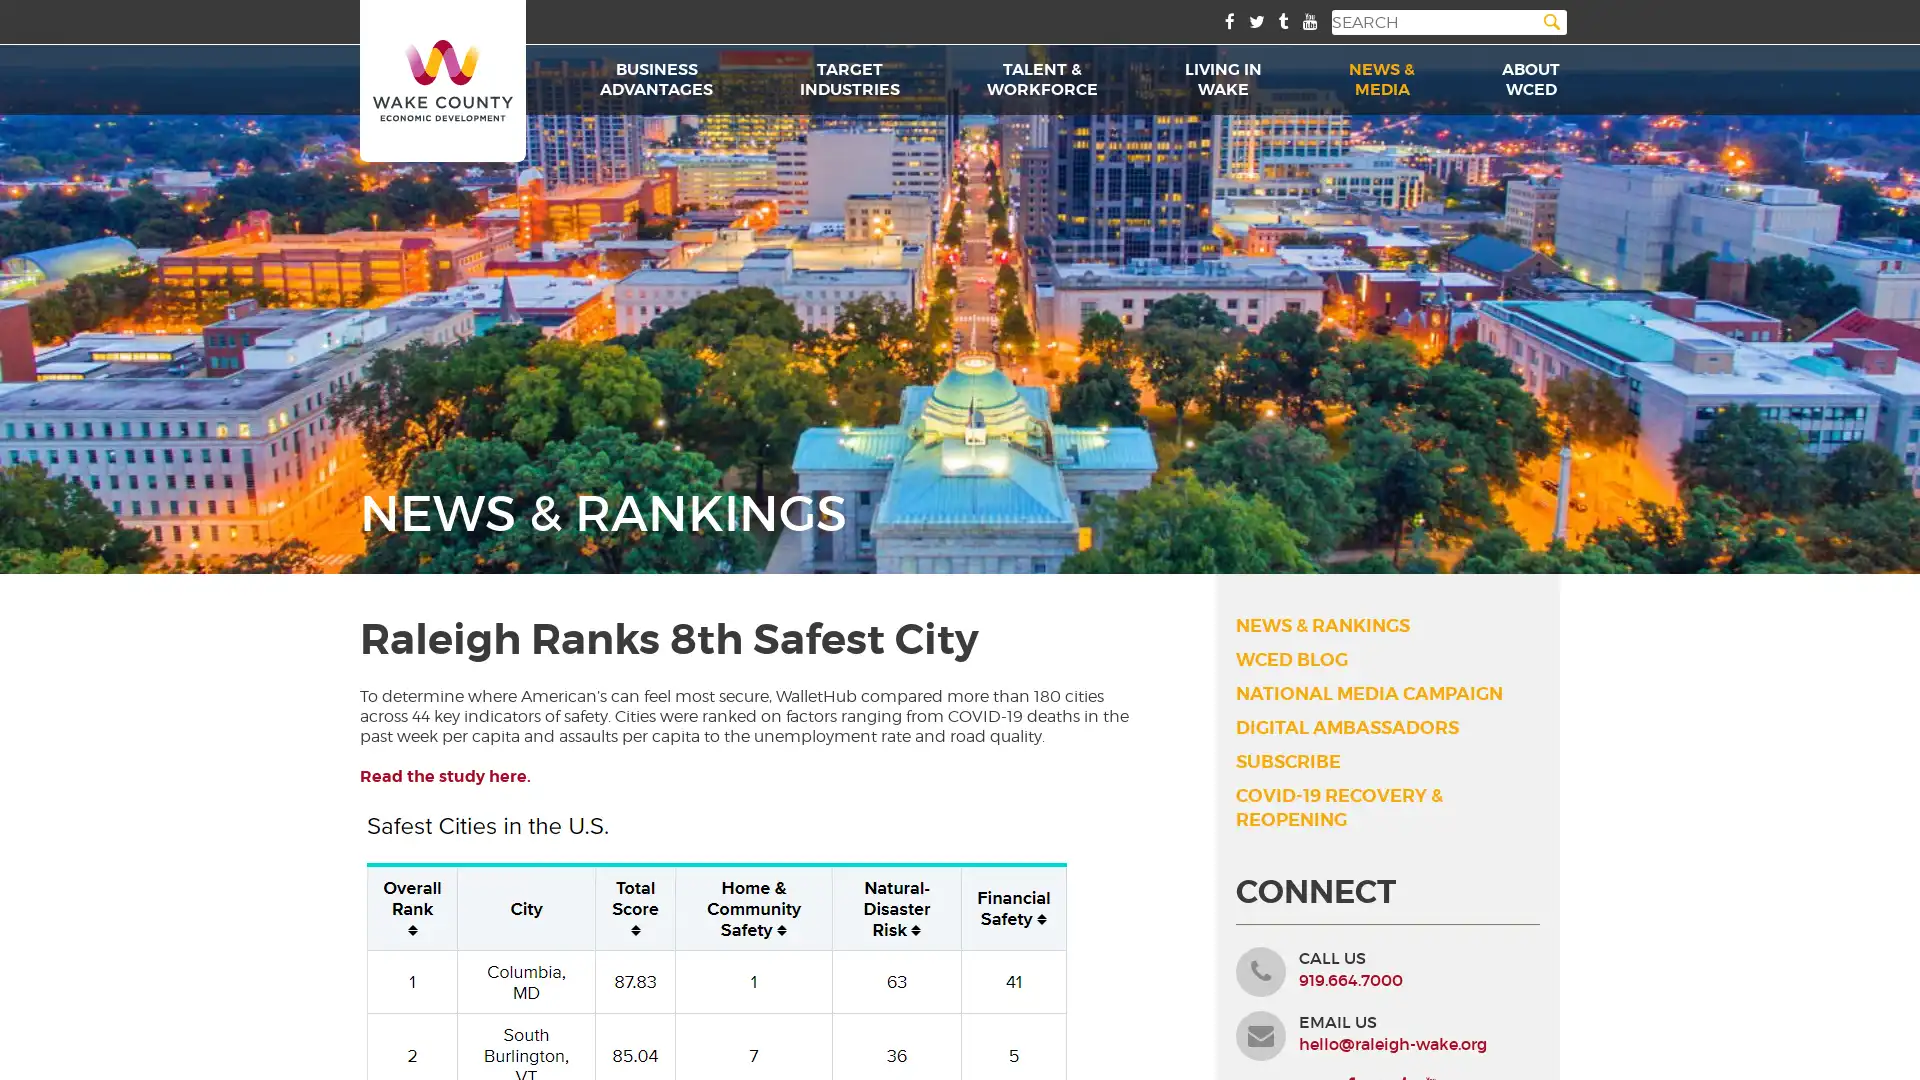 This screenshot has height=1080, width=1920. What do you see at coordinates (1550, 22) in the screenshot?
I see `Search` at bounding box center [1550, 22].